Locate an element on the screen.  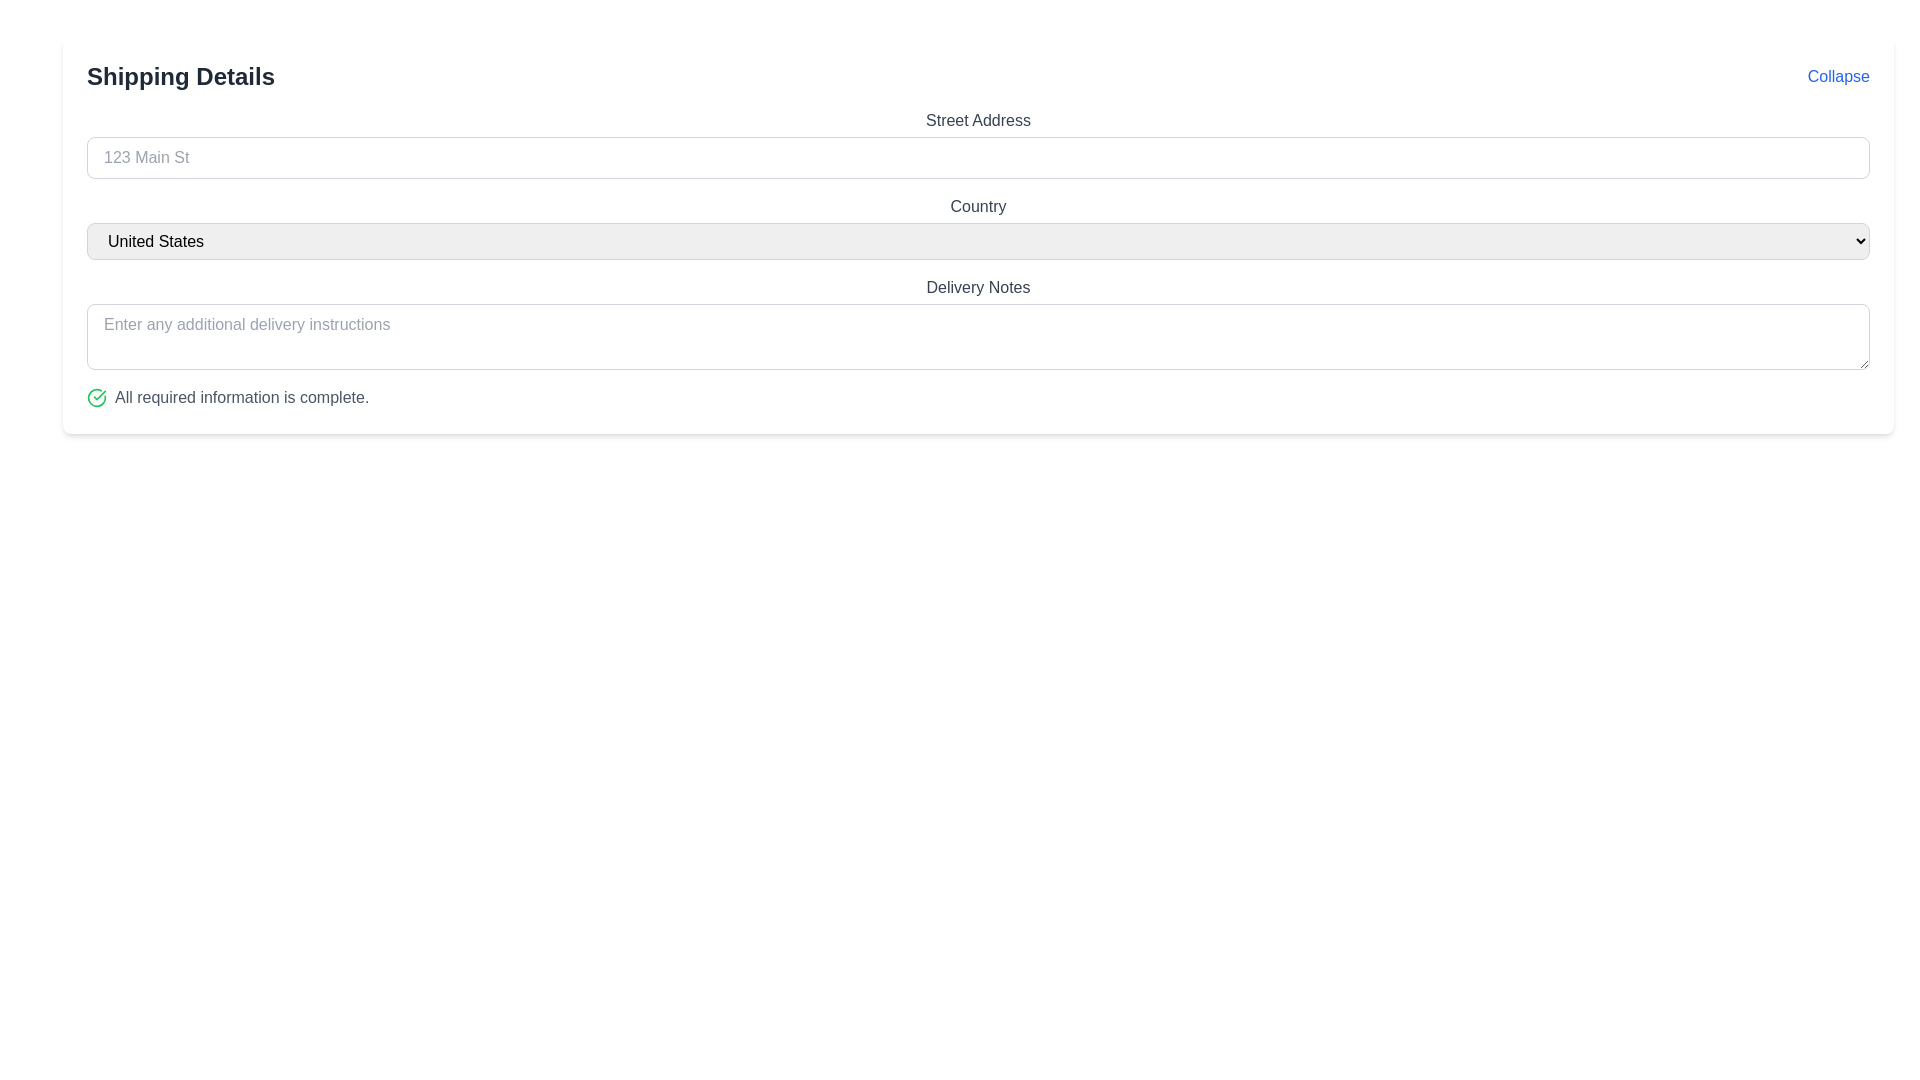
an option from the dropdown menu located below the label 'Country' in the 'Shipping Details' form is located at coordinates (978, 226).